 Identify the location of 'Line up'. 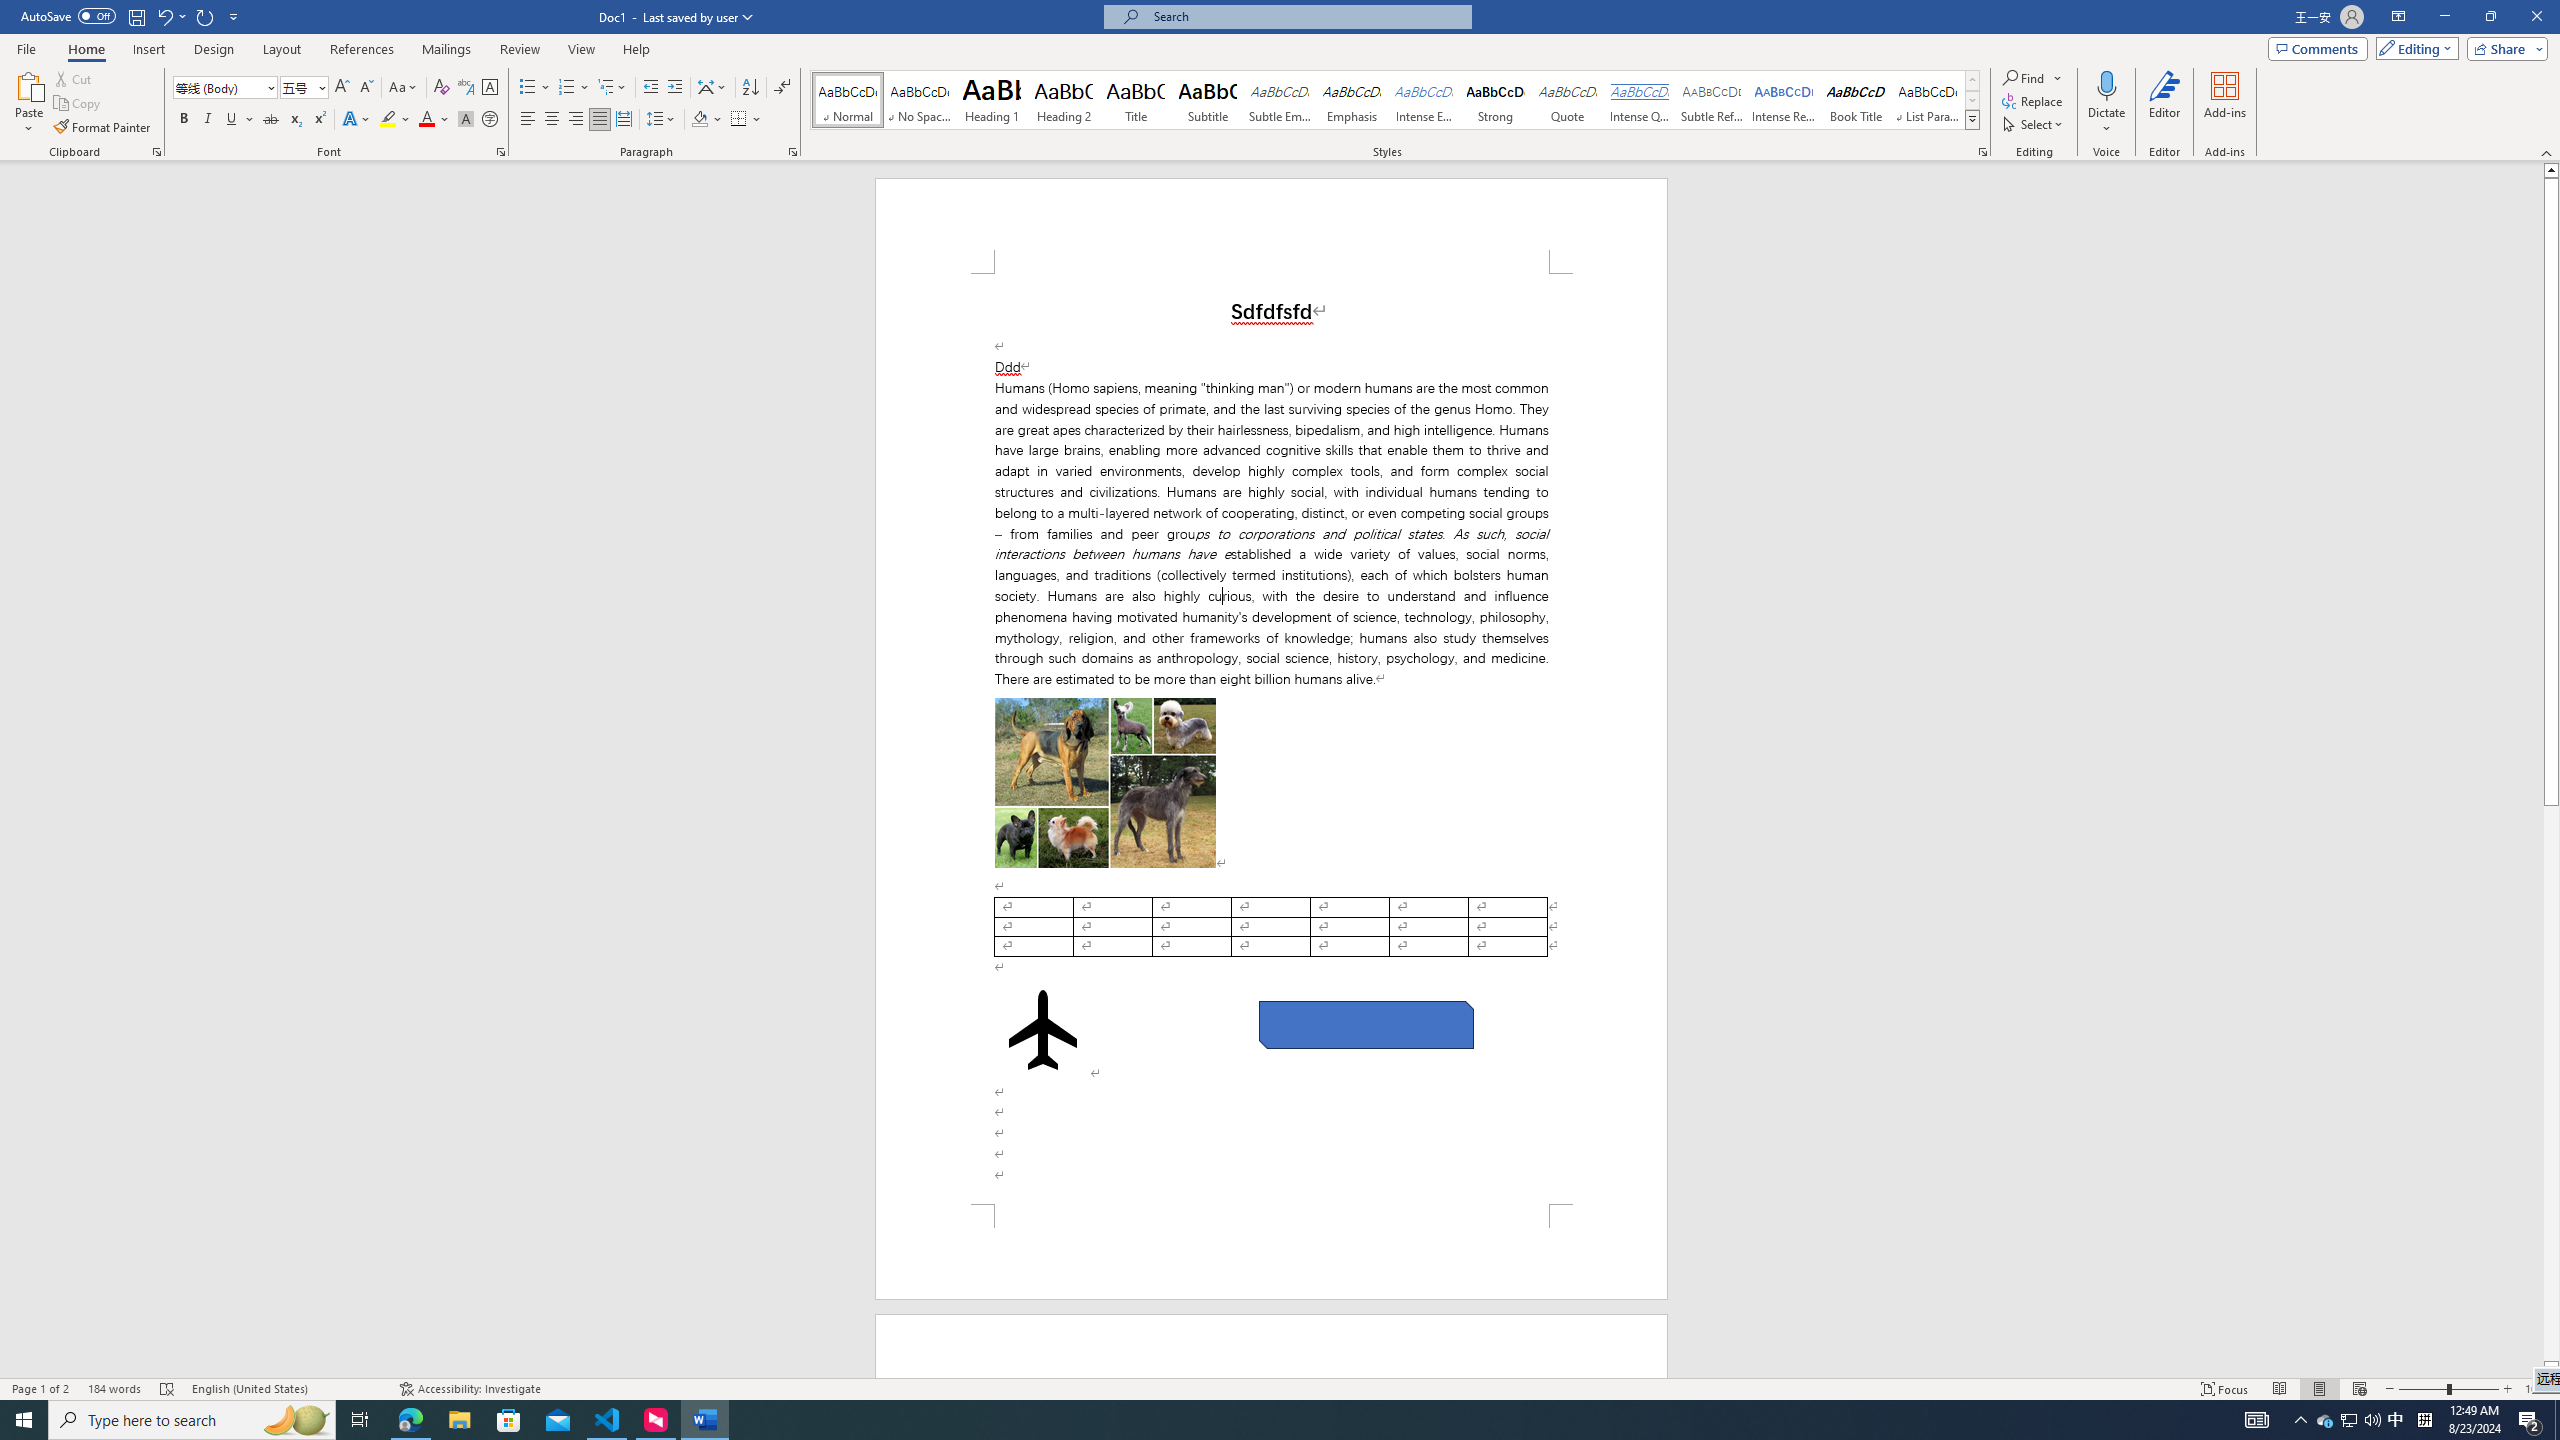
(2551, 168).